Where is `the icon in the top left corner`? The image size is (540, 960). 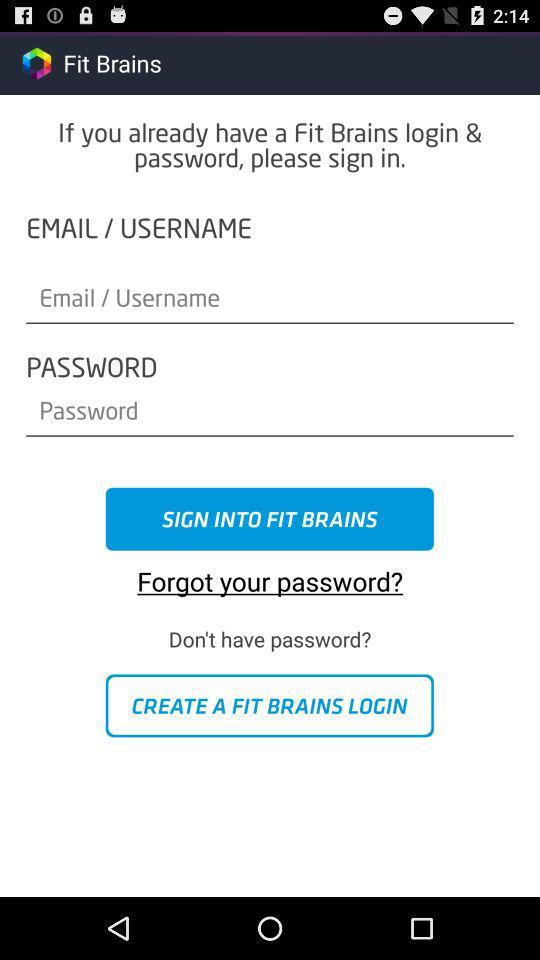 the icon in the top left corner is located at coordinates (36, 62).